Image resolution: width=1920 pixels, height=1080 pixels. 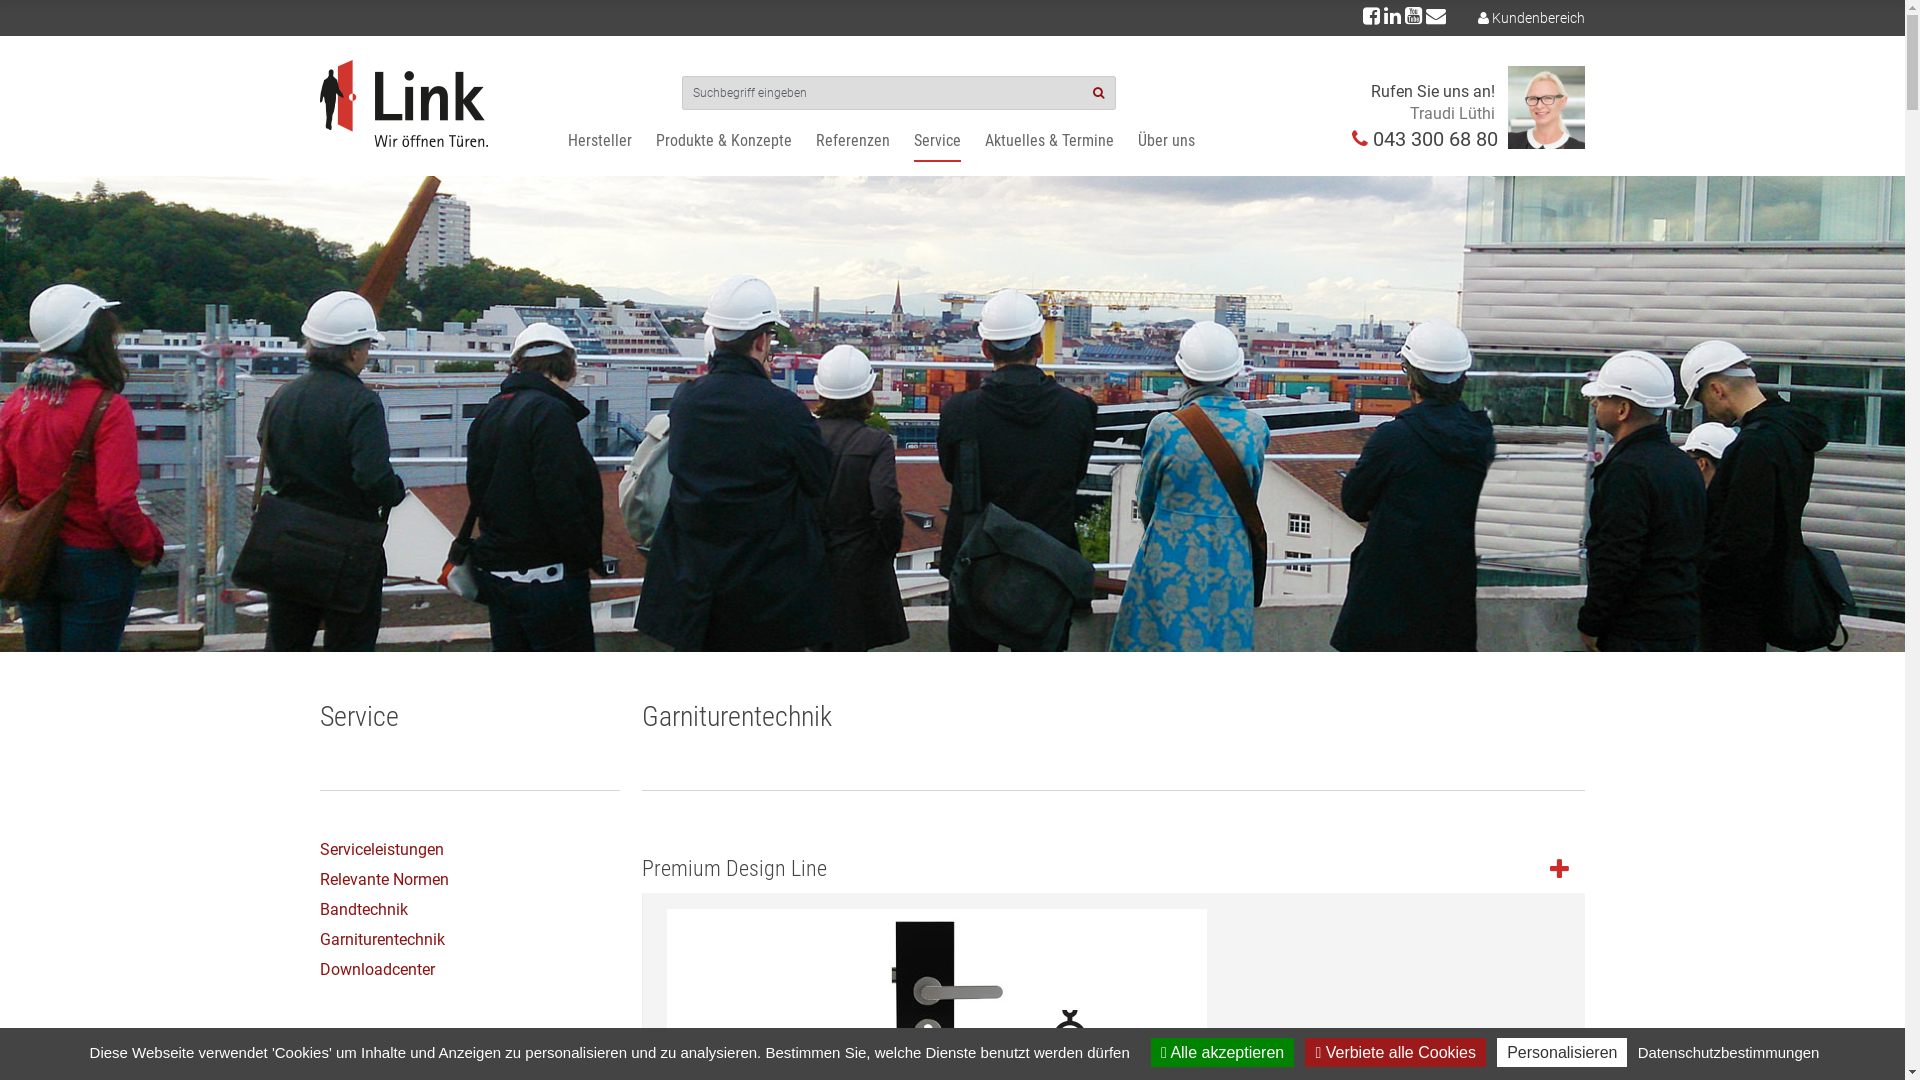 I want to click on 'Referenzen', so click(x=853, y=139).